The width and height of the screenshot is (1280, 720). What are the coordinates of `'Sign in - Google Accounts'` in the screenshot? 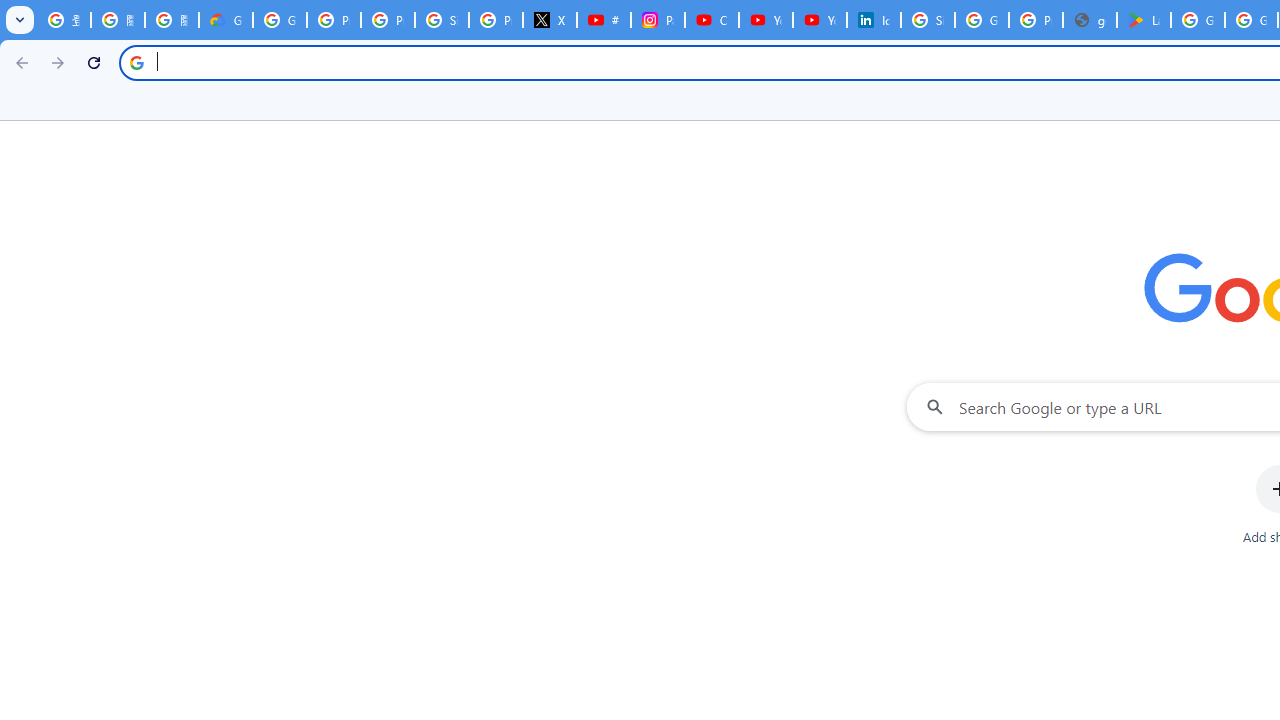 It's located at (440, 20).